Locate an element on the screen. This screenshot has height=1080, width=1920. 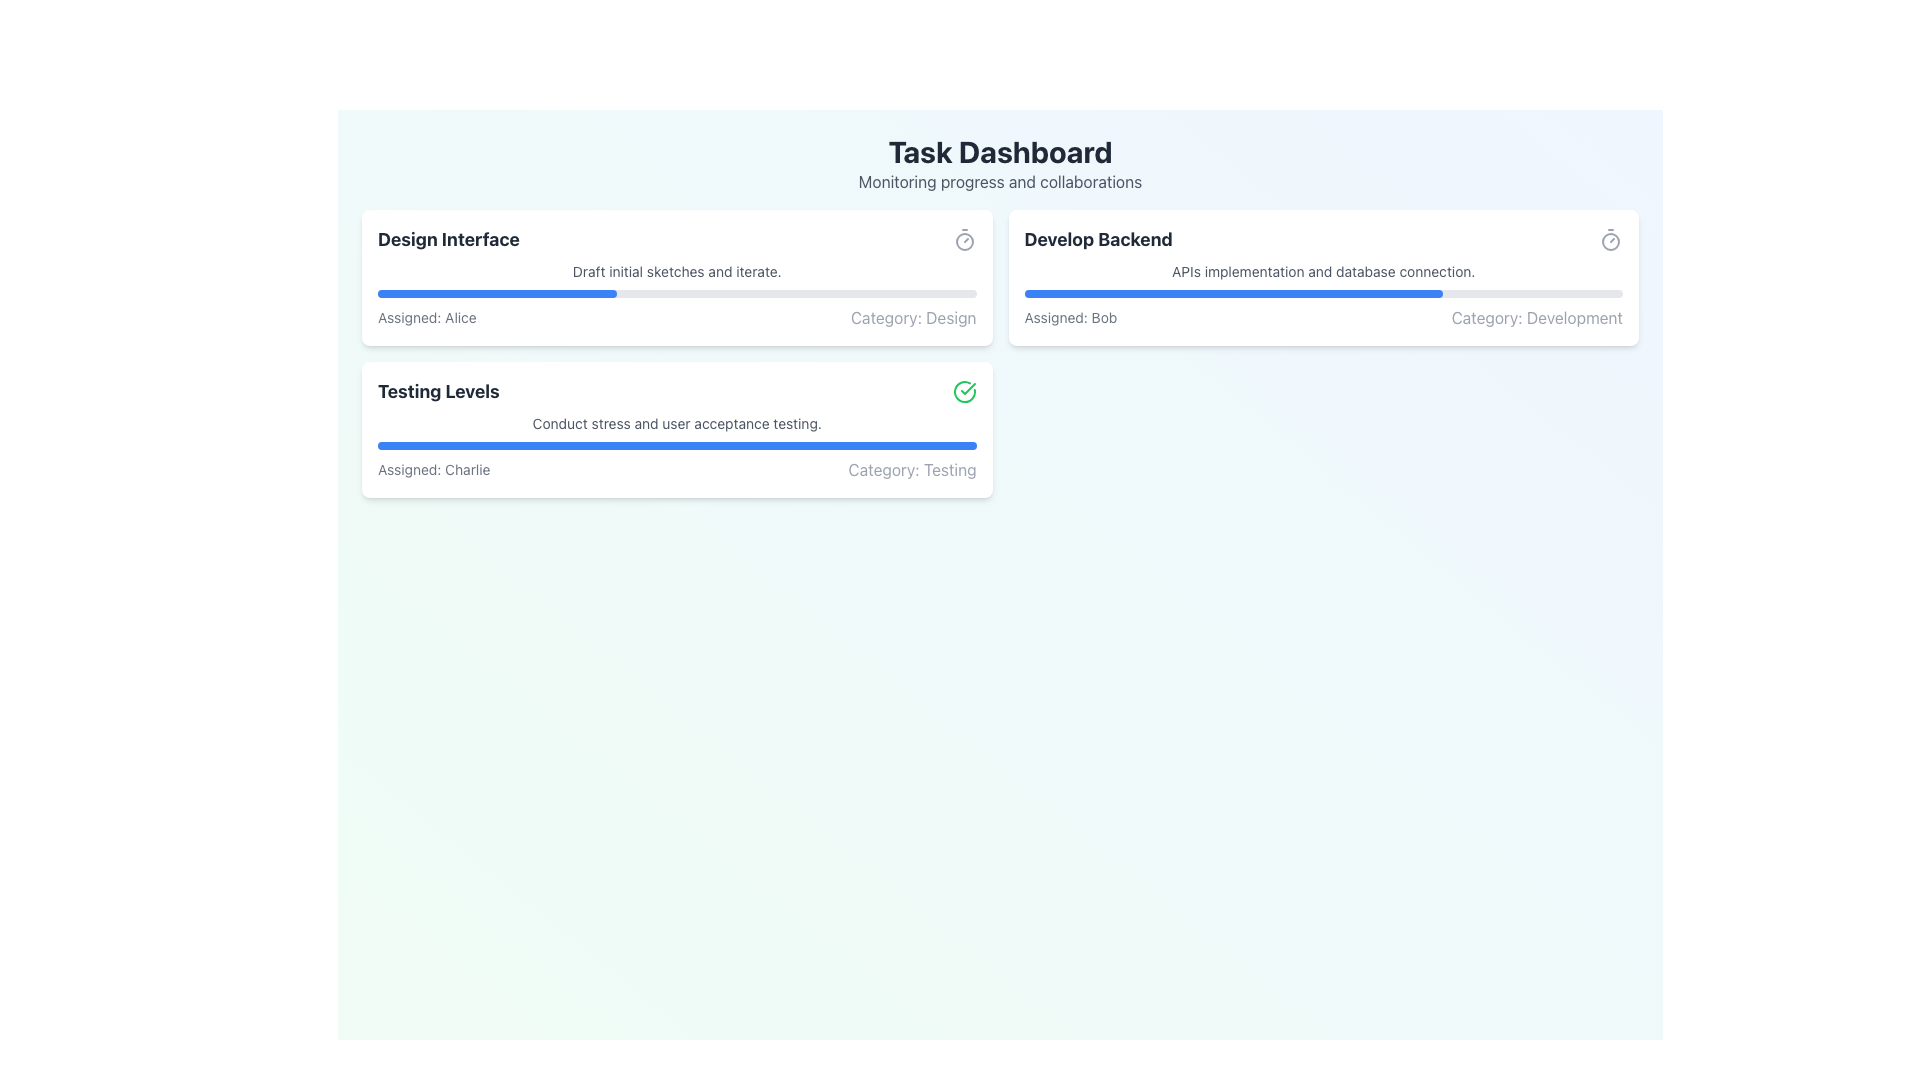
the progress bar value is located at coordinates (1338, 293).